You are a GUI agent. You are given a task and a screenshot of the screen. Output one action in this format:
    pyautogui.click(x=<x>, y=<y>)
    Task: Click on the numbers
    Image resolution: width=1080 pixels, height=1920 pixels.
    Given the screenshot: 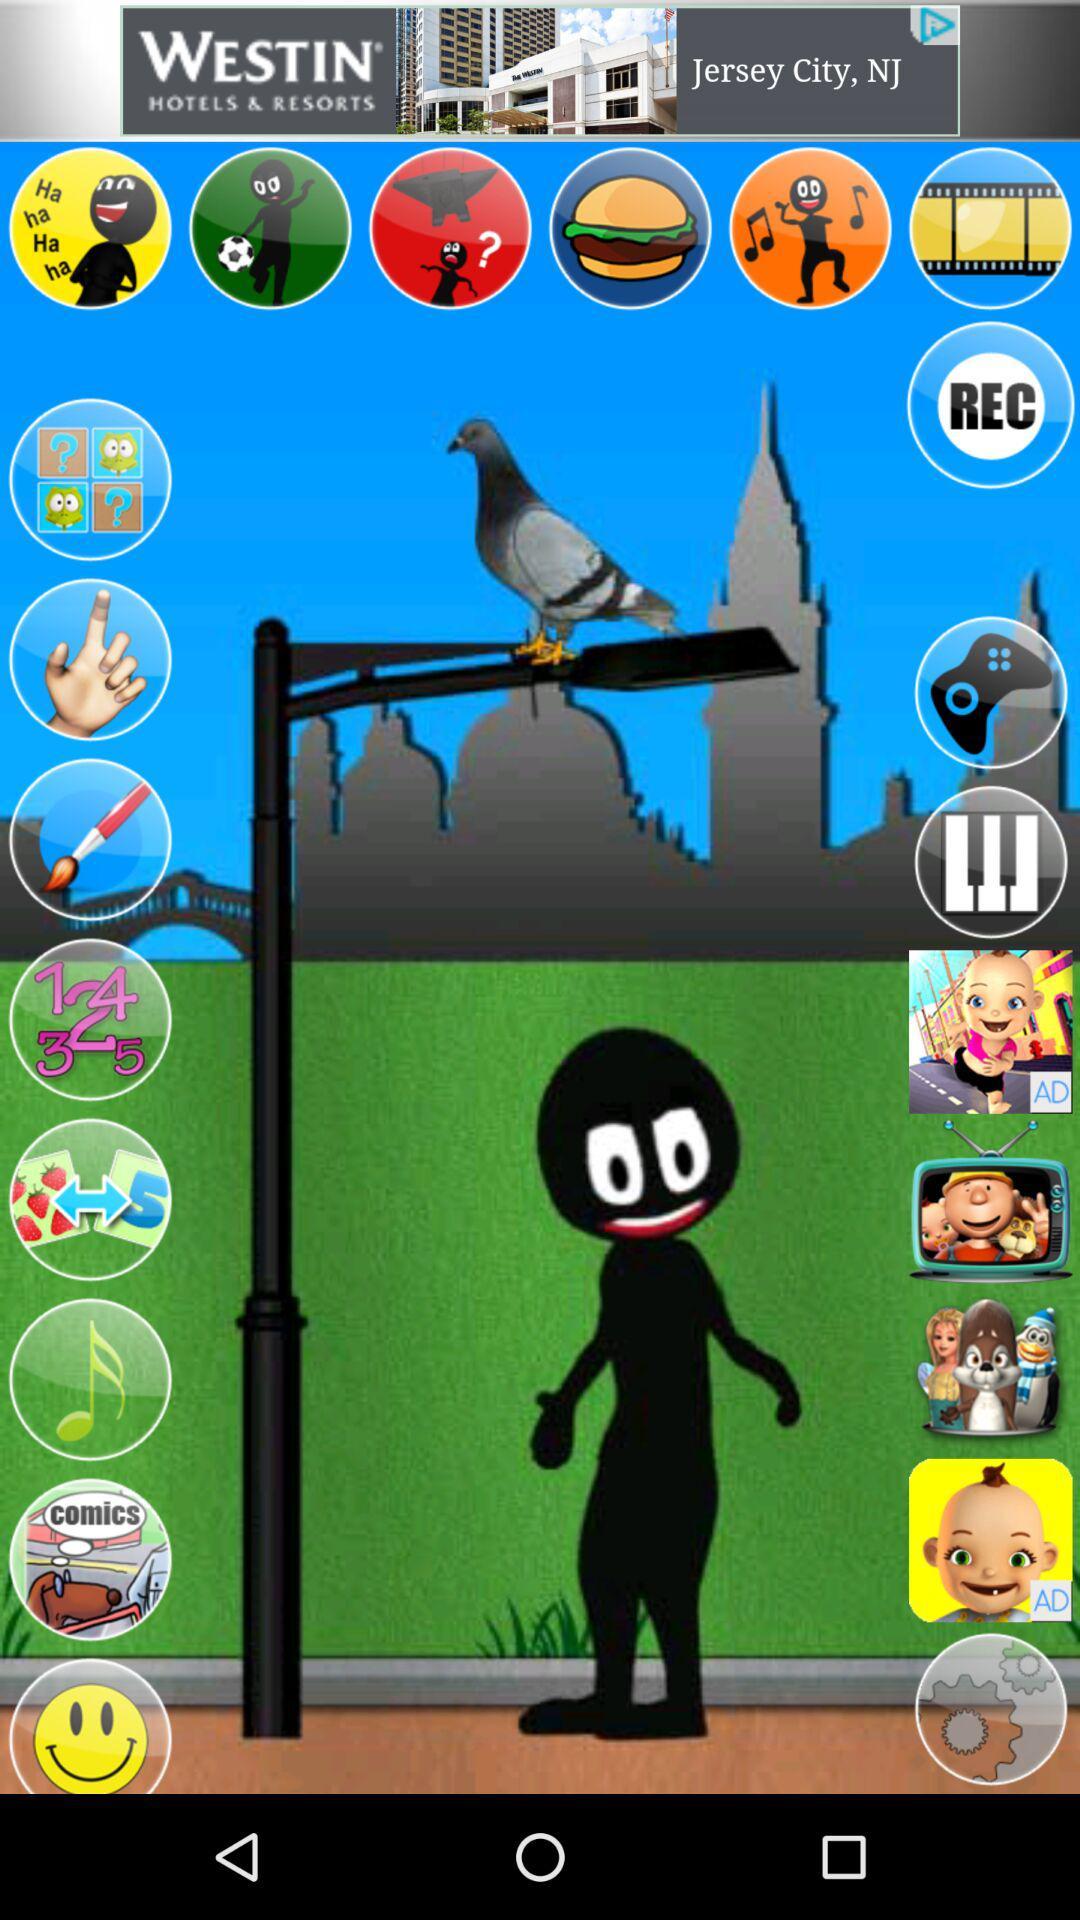 What is the action you would take?
    pyautogui.click(x=88, y=1019)
    